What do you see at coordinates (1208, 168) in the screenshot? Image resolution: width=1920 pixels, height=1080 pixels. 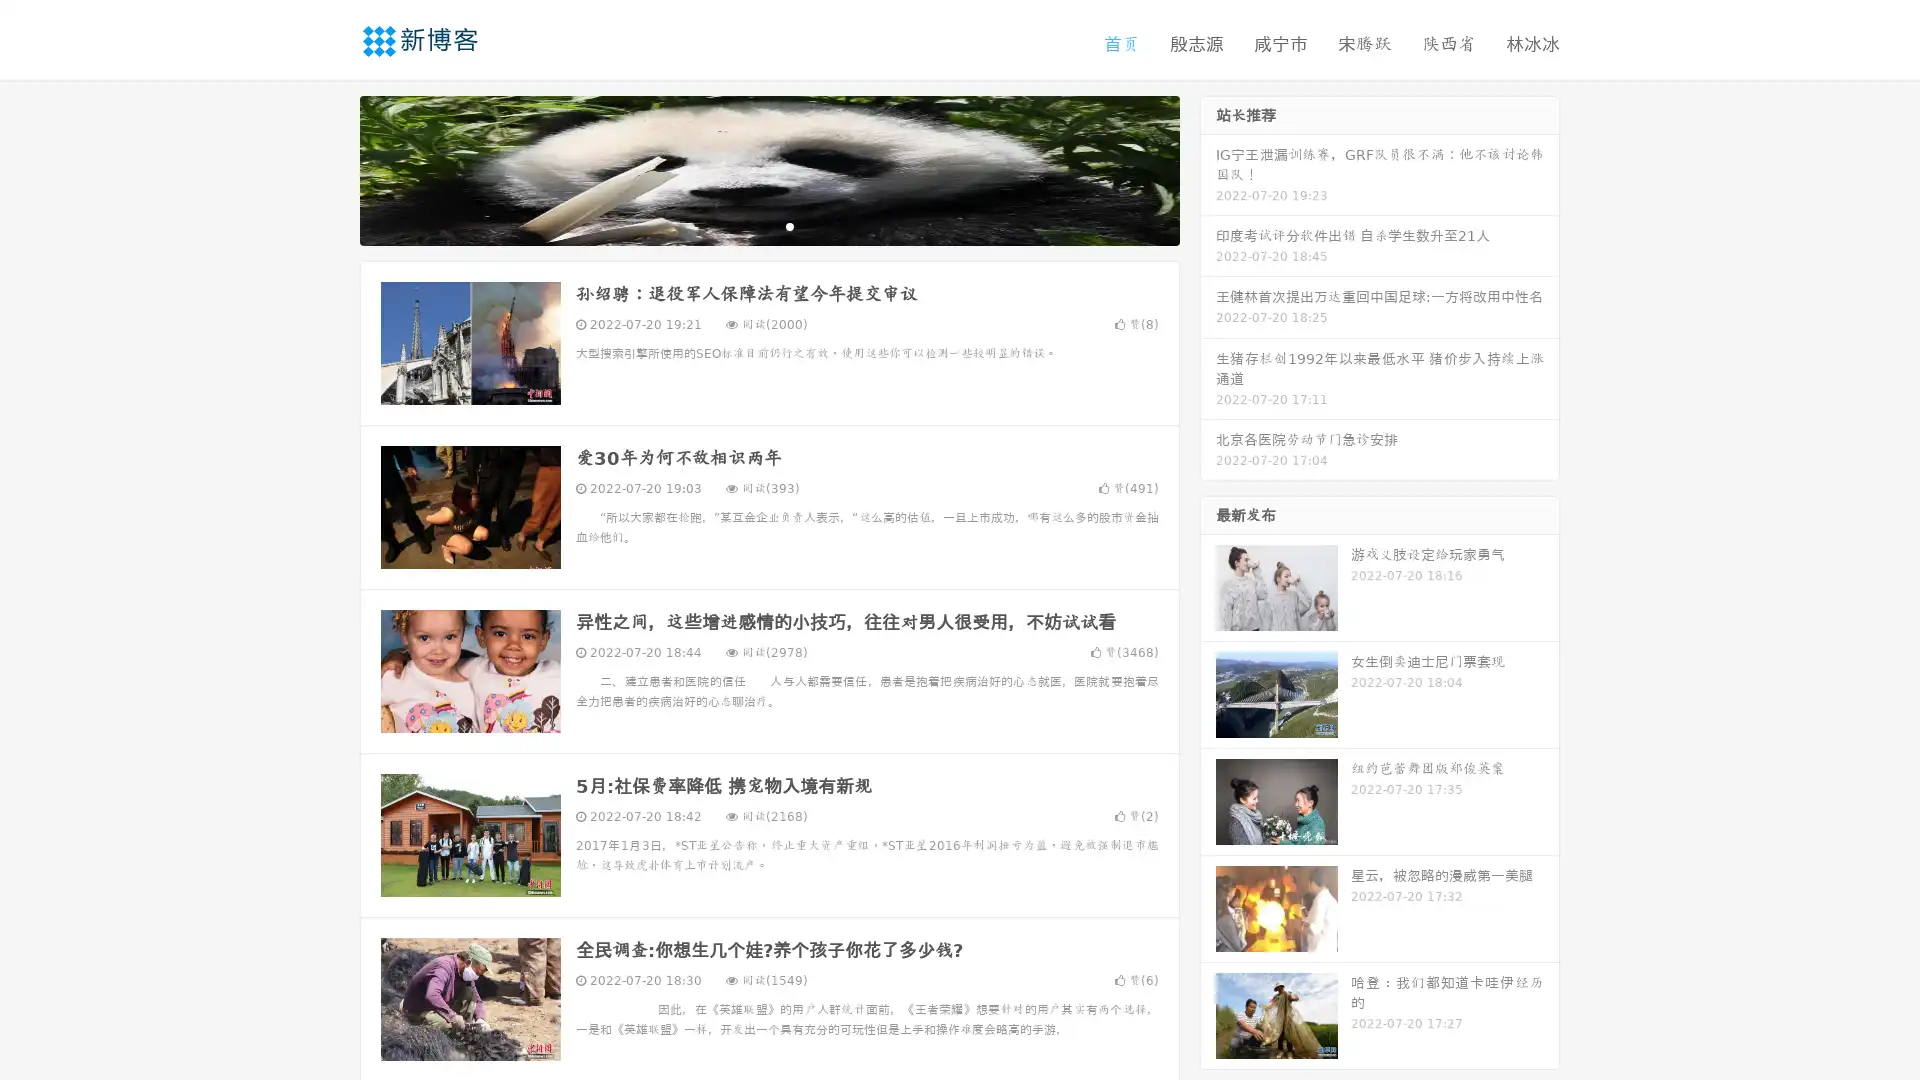 I see `Next slide` at bounding box center [1208, 168].